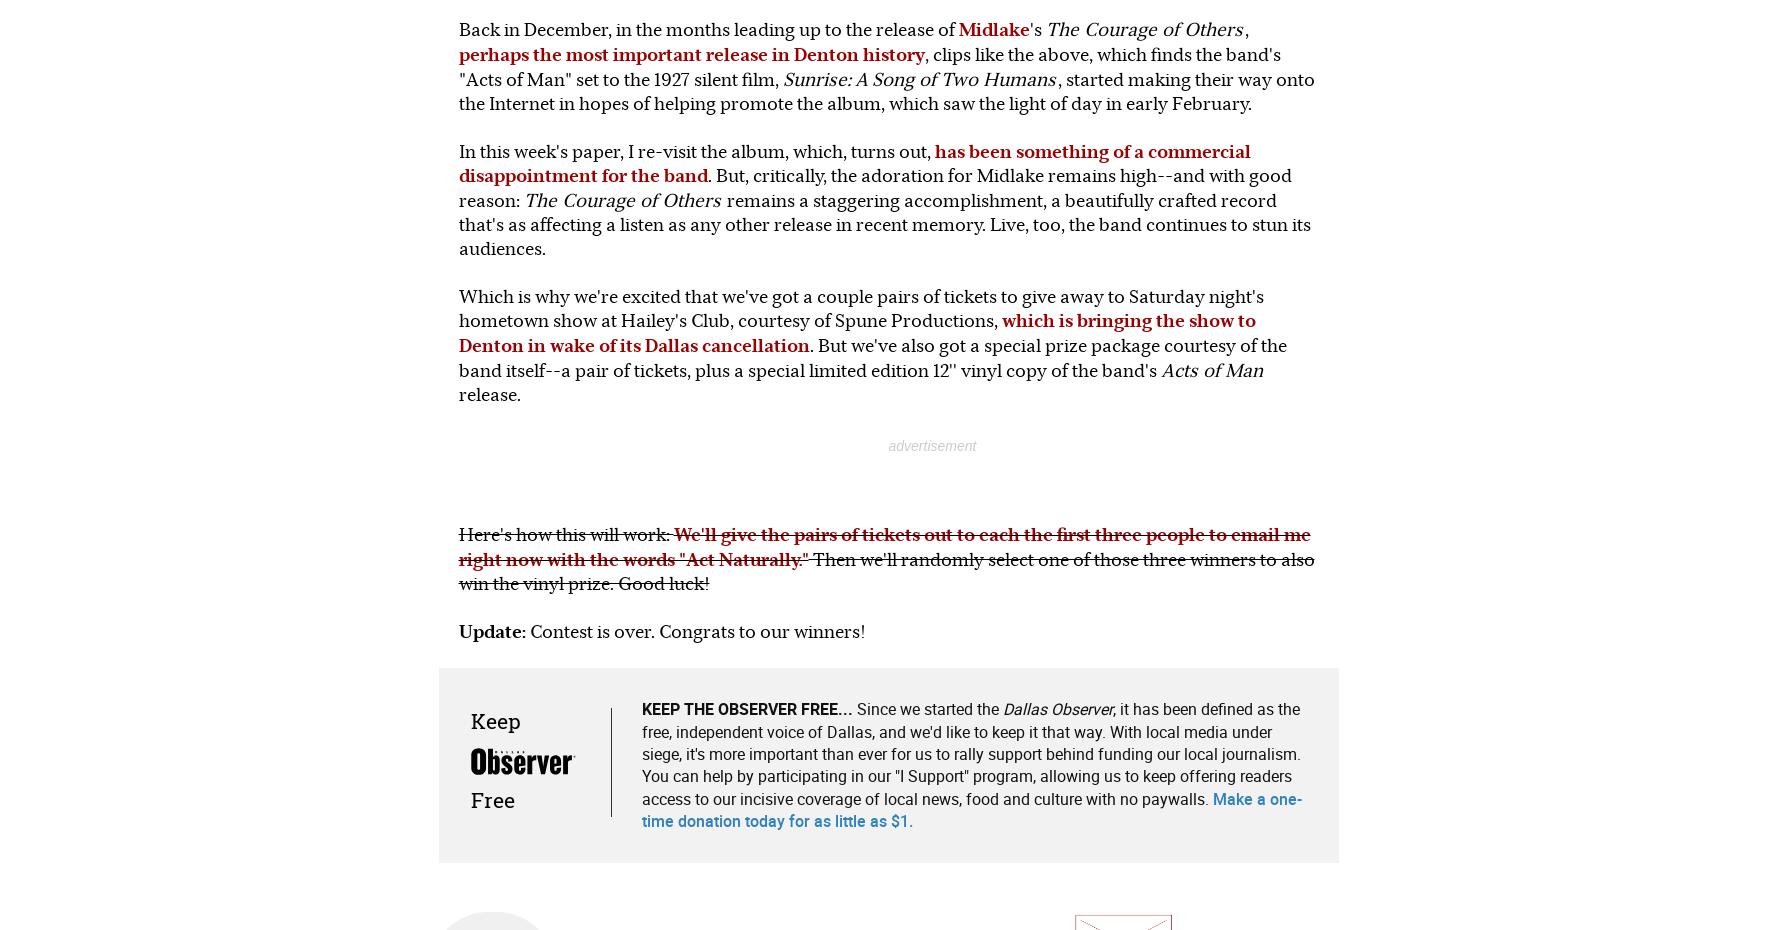 This screenshot has height=930, width=1777. I want to click on 'Since we started the', so click(927, 709).